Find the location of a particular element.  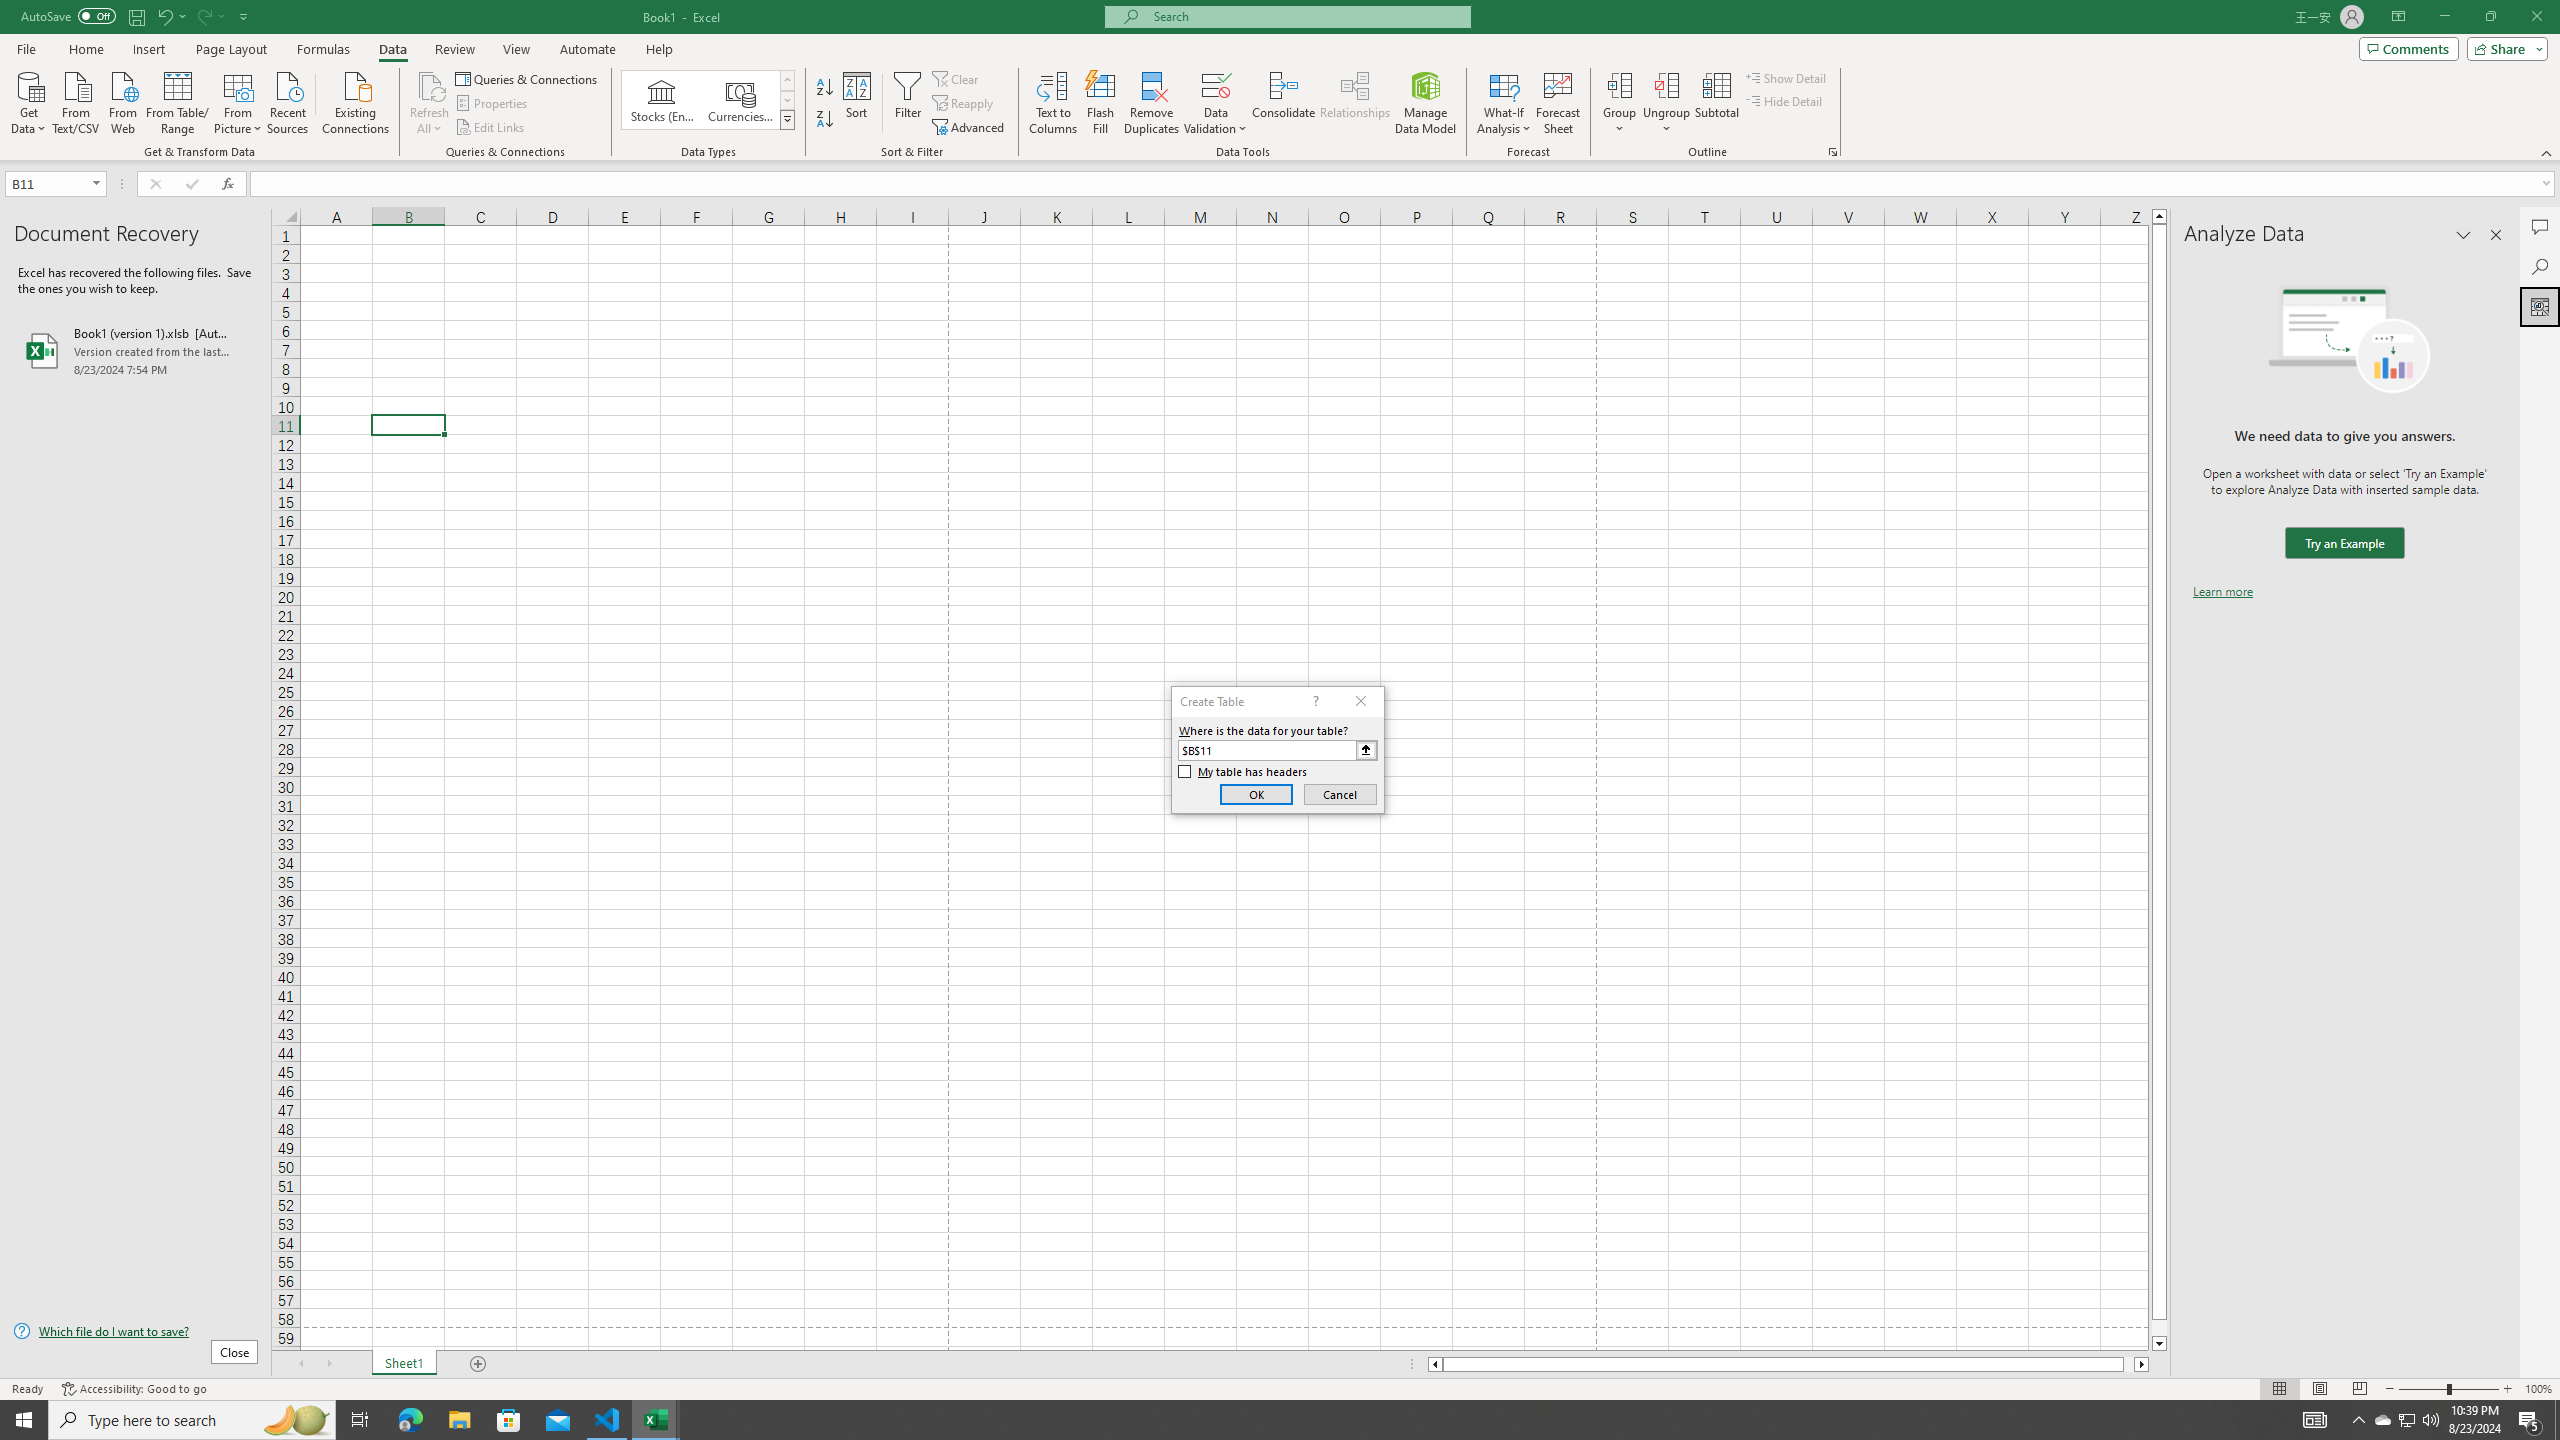

'Consolidate...' is located at coordinates (1283, 103).